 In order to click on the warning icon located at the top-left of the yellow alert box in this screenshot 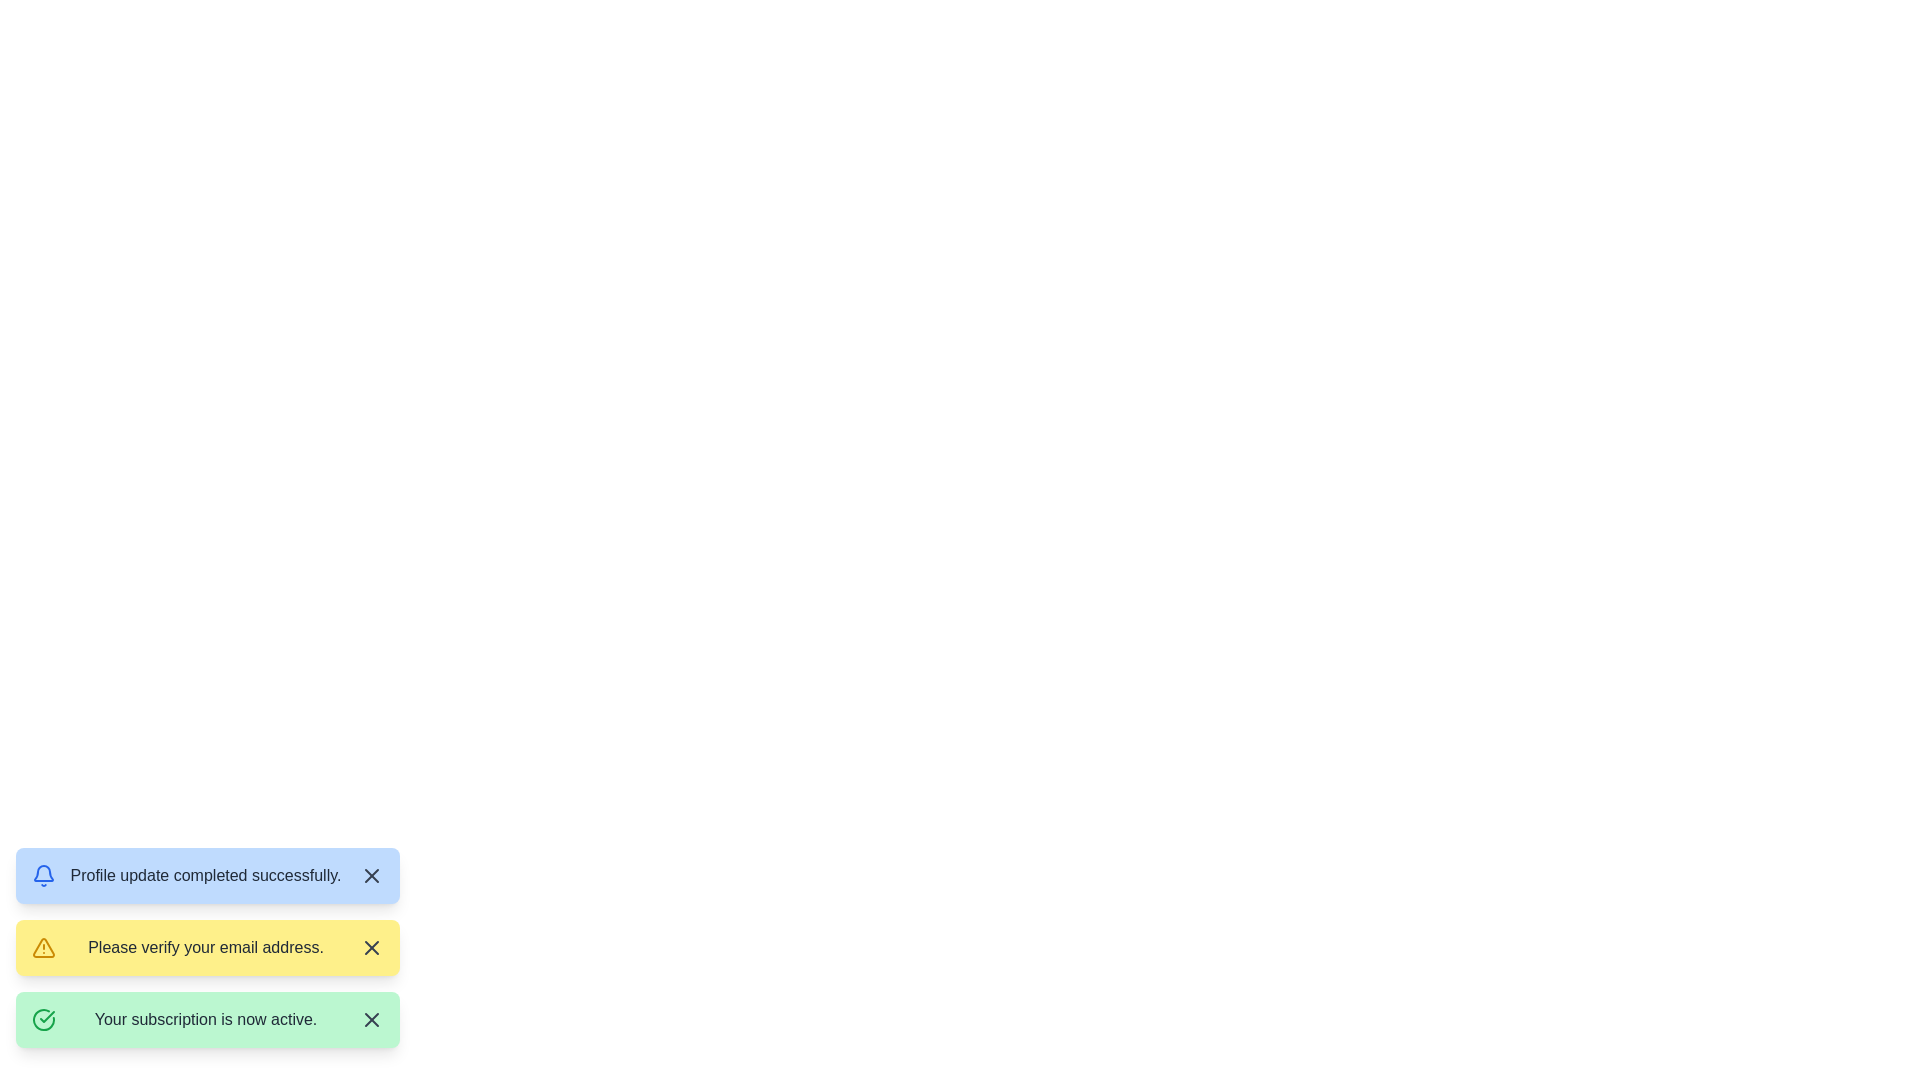, I will do `click(43, 947)`.